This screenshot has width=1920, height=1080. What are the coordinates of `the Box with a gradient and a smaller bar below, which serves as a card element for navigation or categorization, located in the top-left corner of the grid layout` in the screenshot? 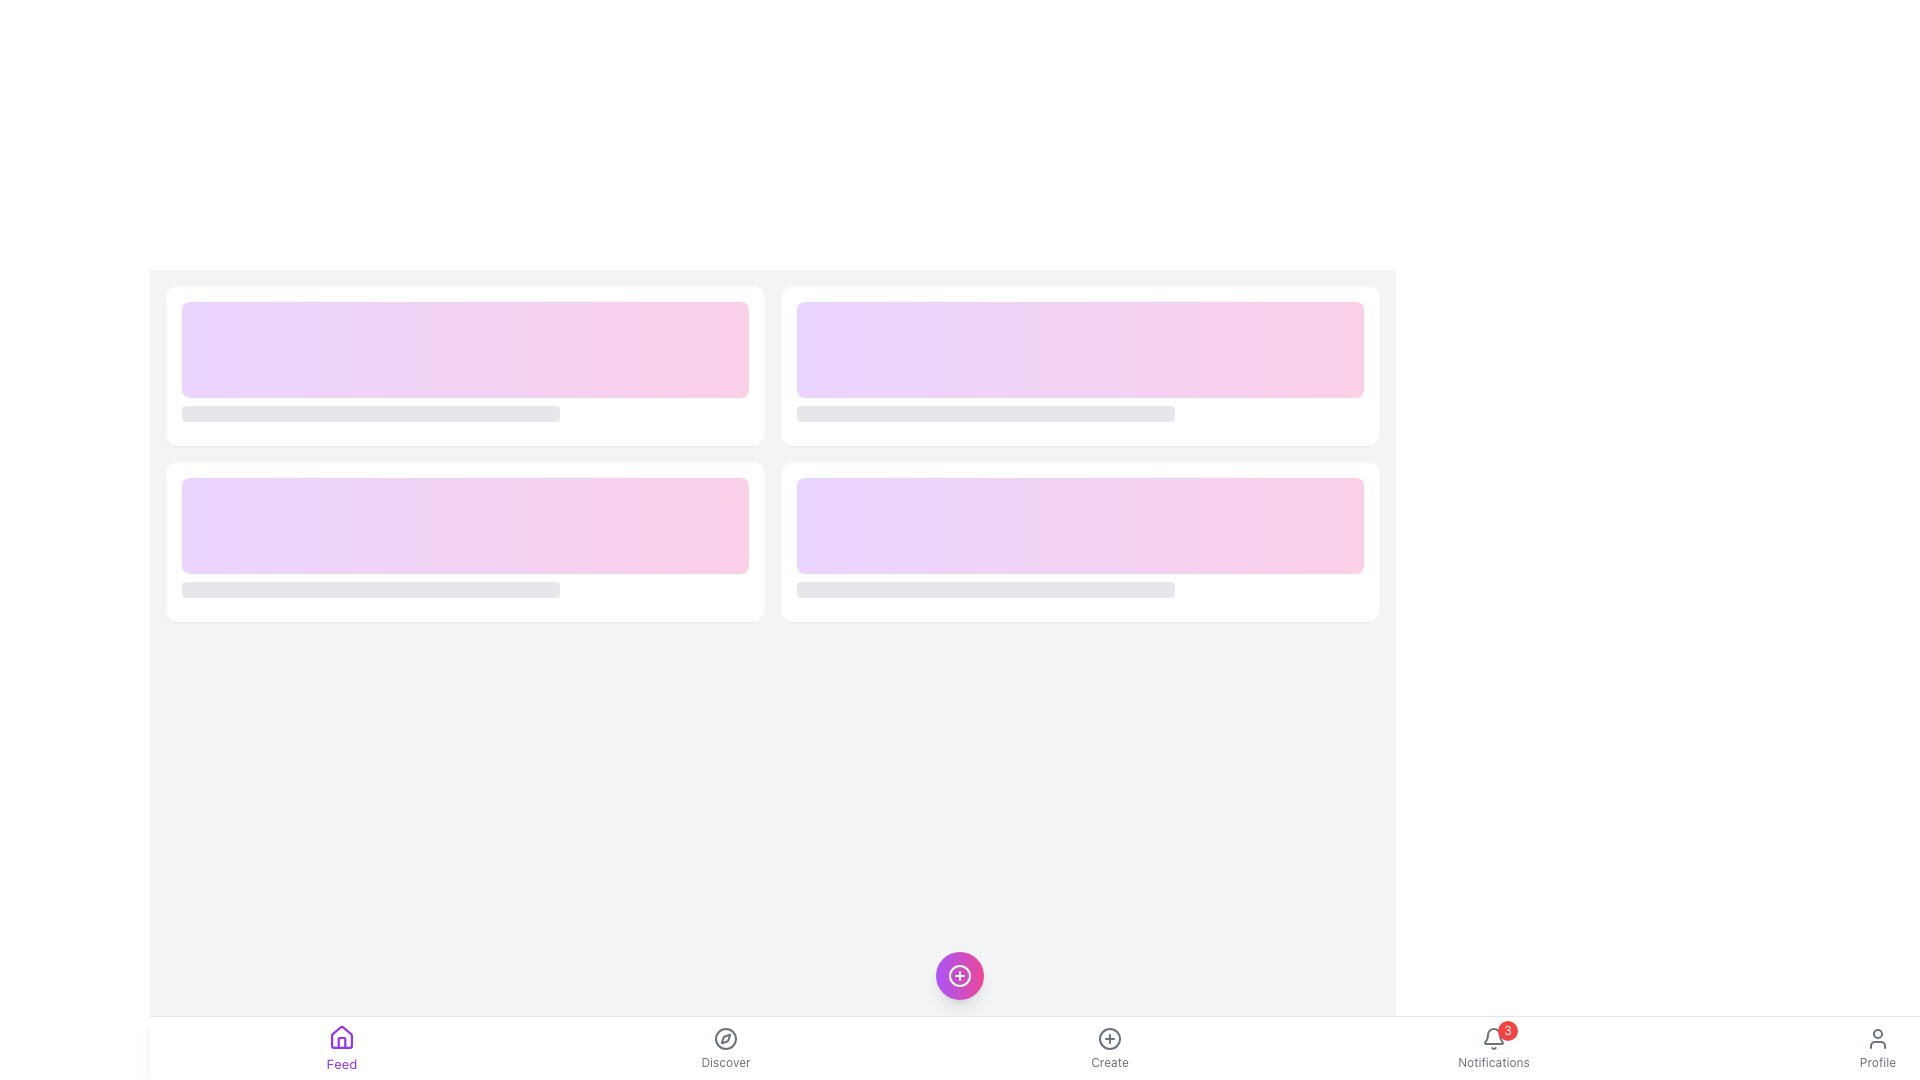 It's located at (464, 366).